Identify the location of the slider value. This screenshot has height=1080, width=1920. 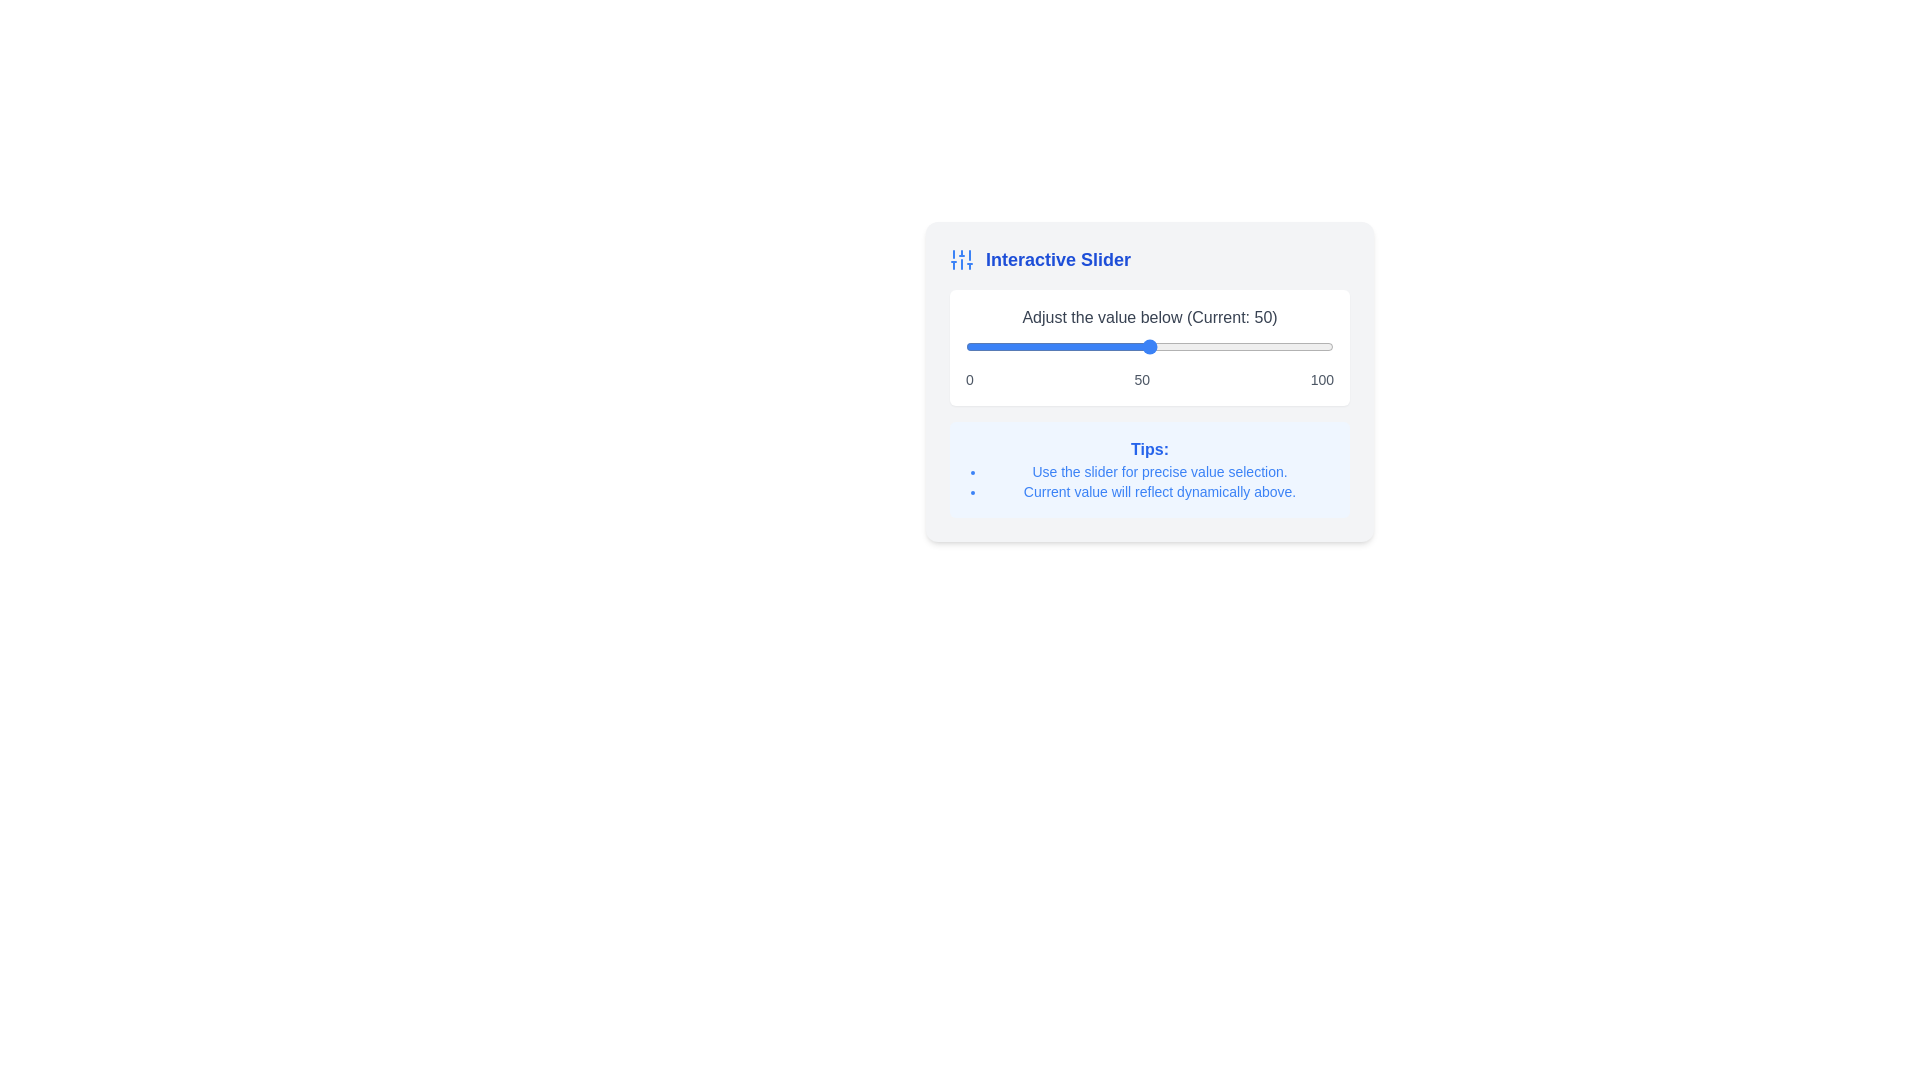
(1135, 346).